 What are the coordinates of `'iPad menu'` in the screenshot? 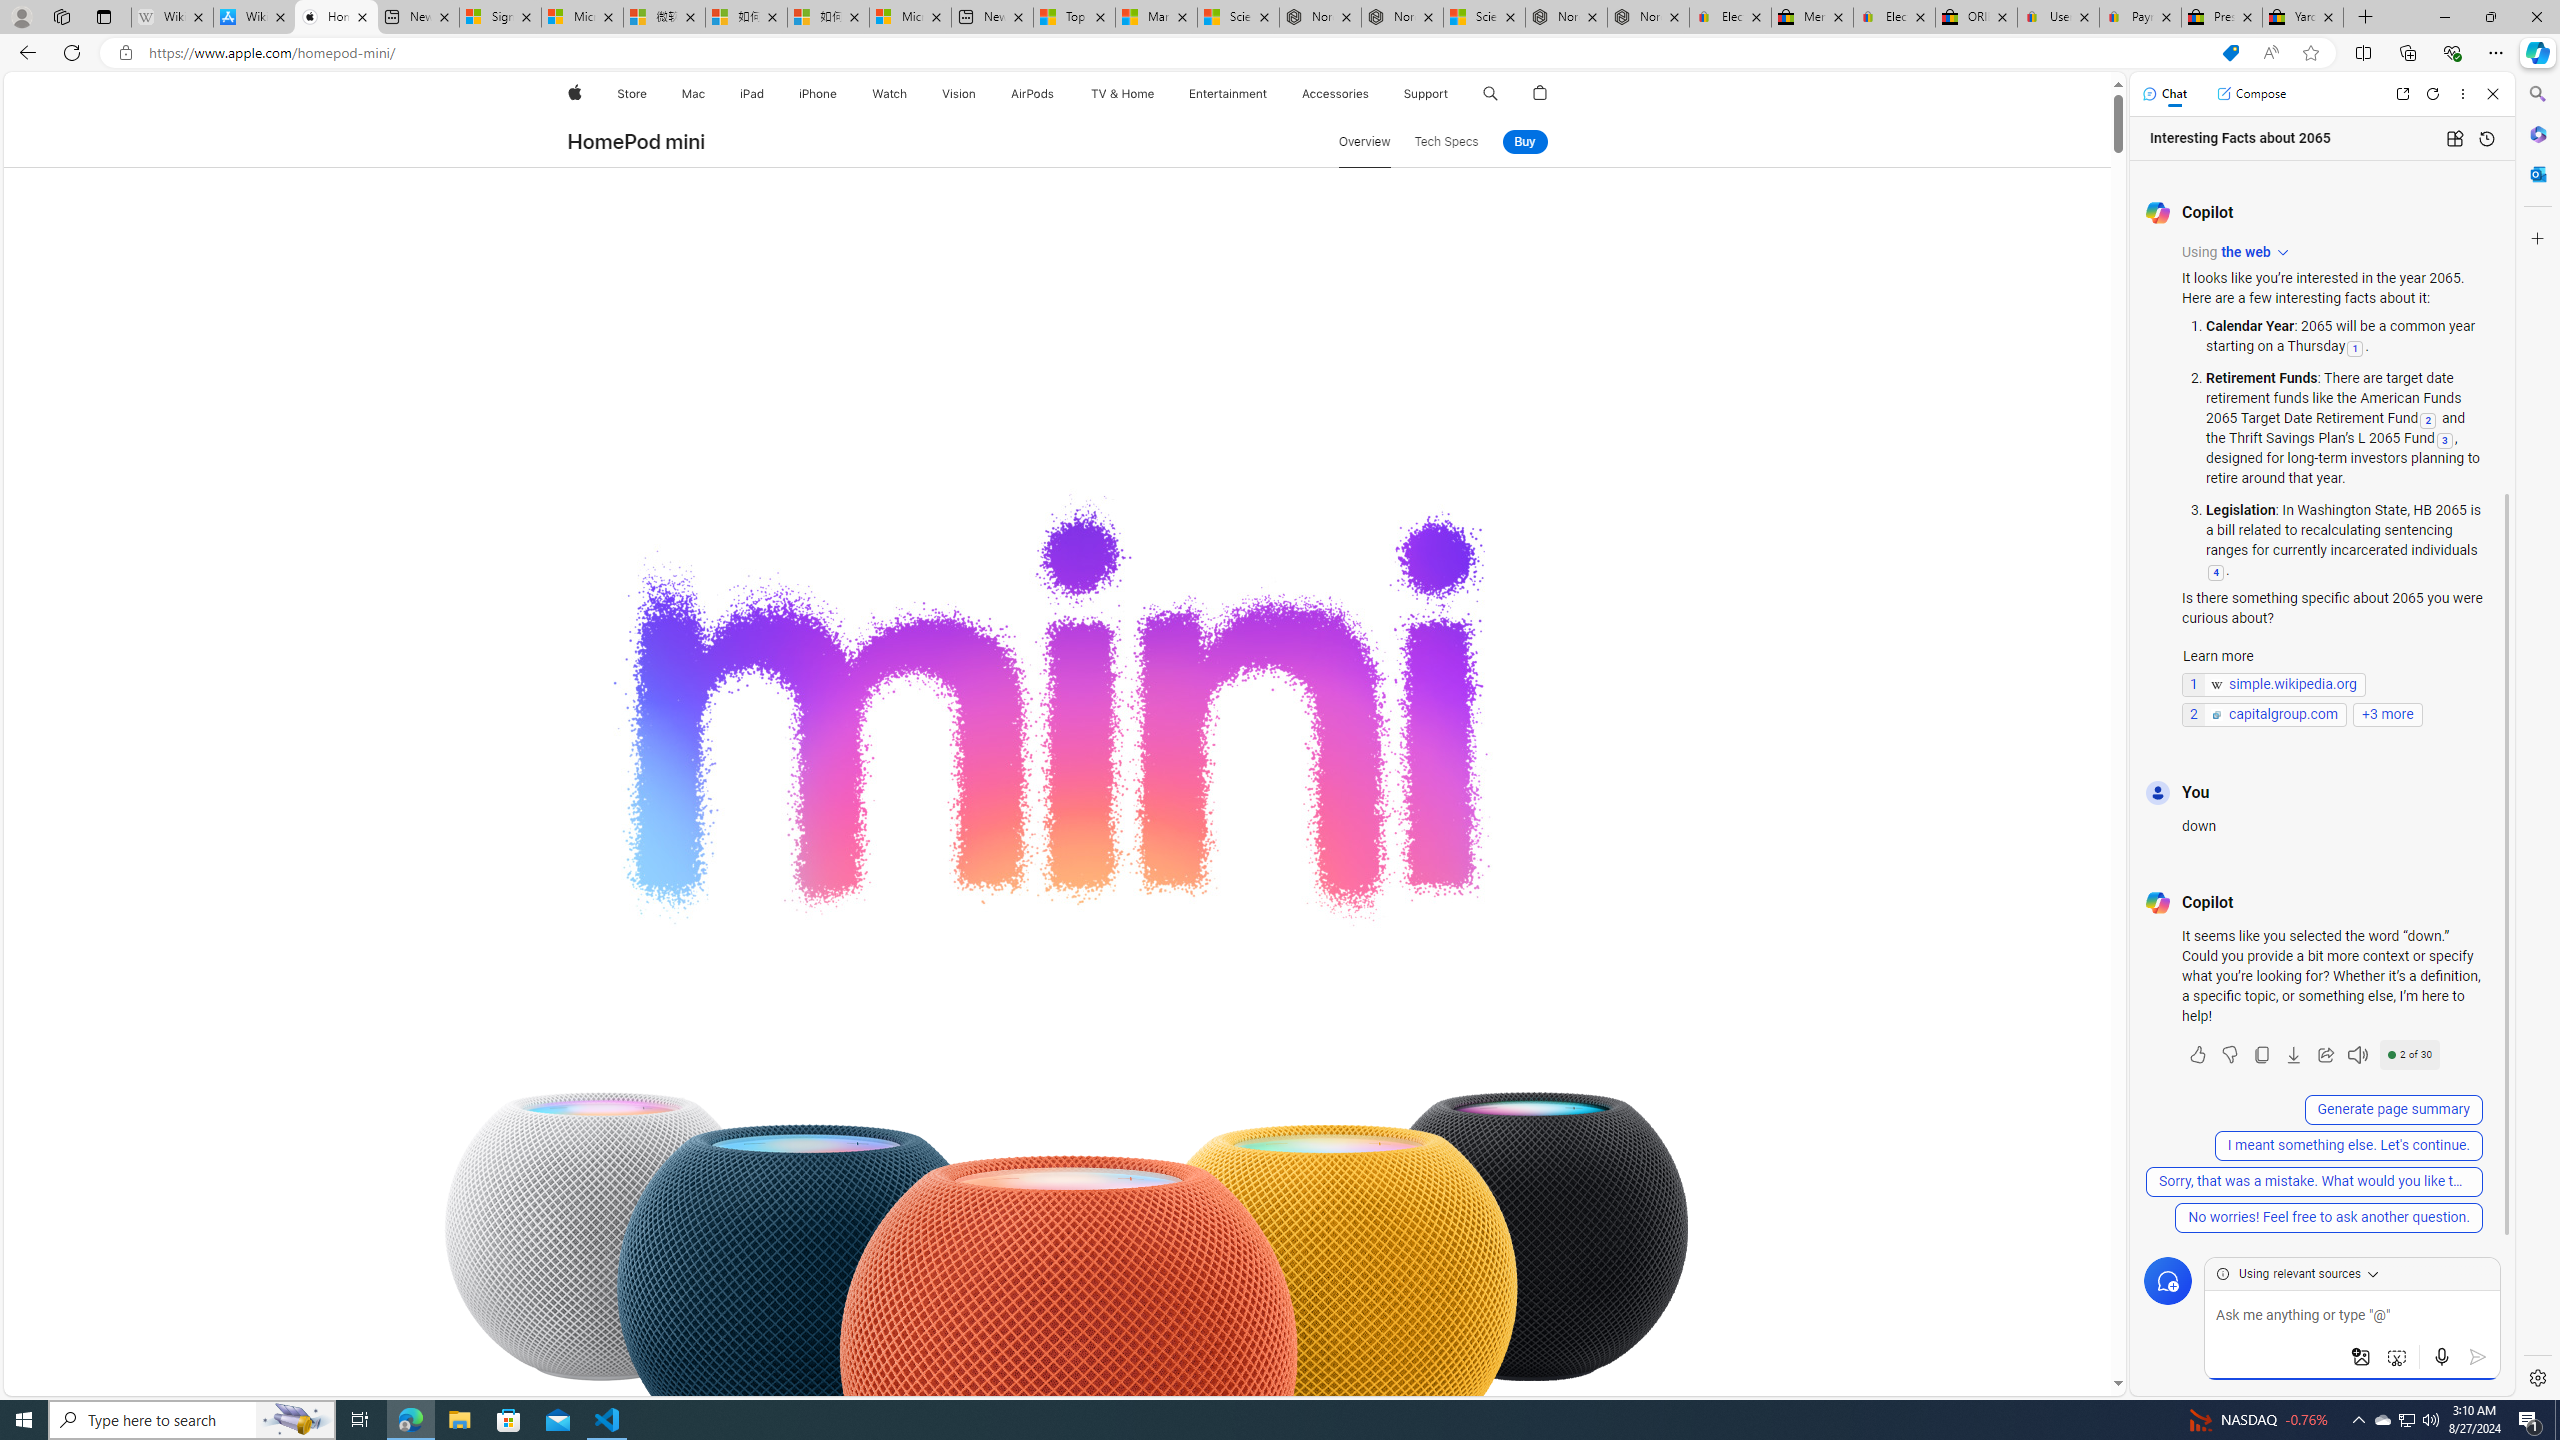 It's located at (766, 93).